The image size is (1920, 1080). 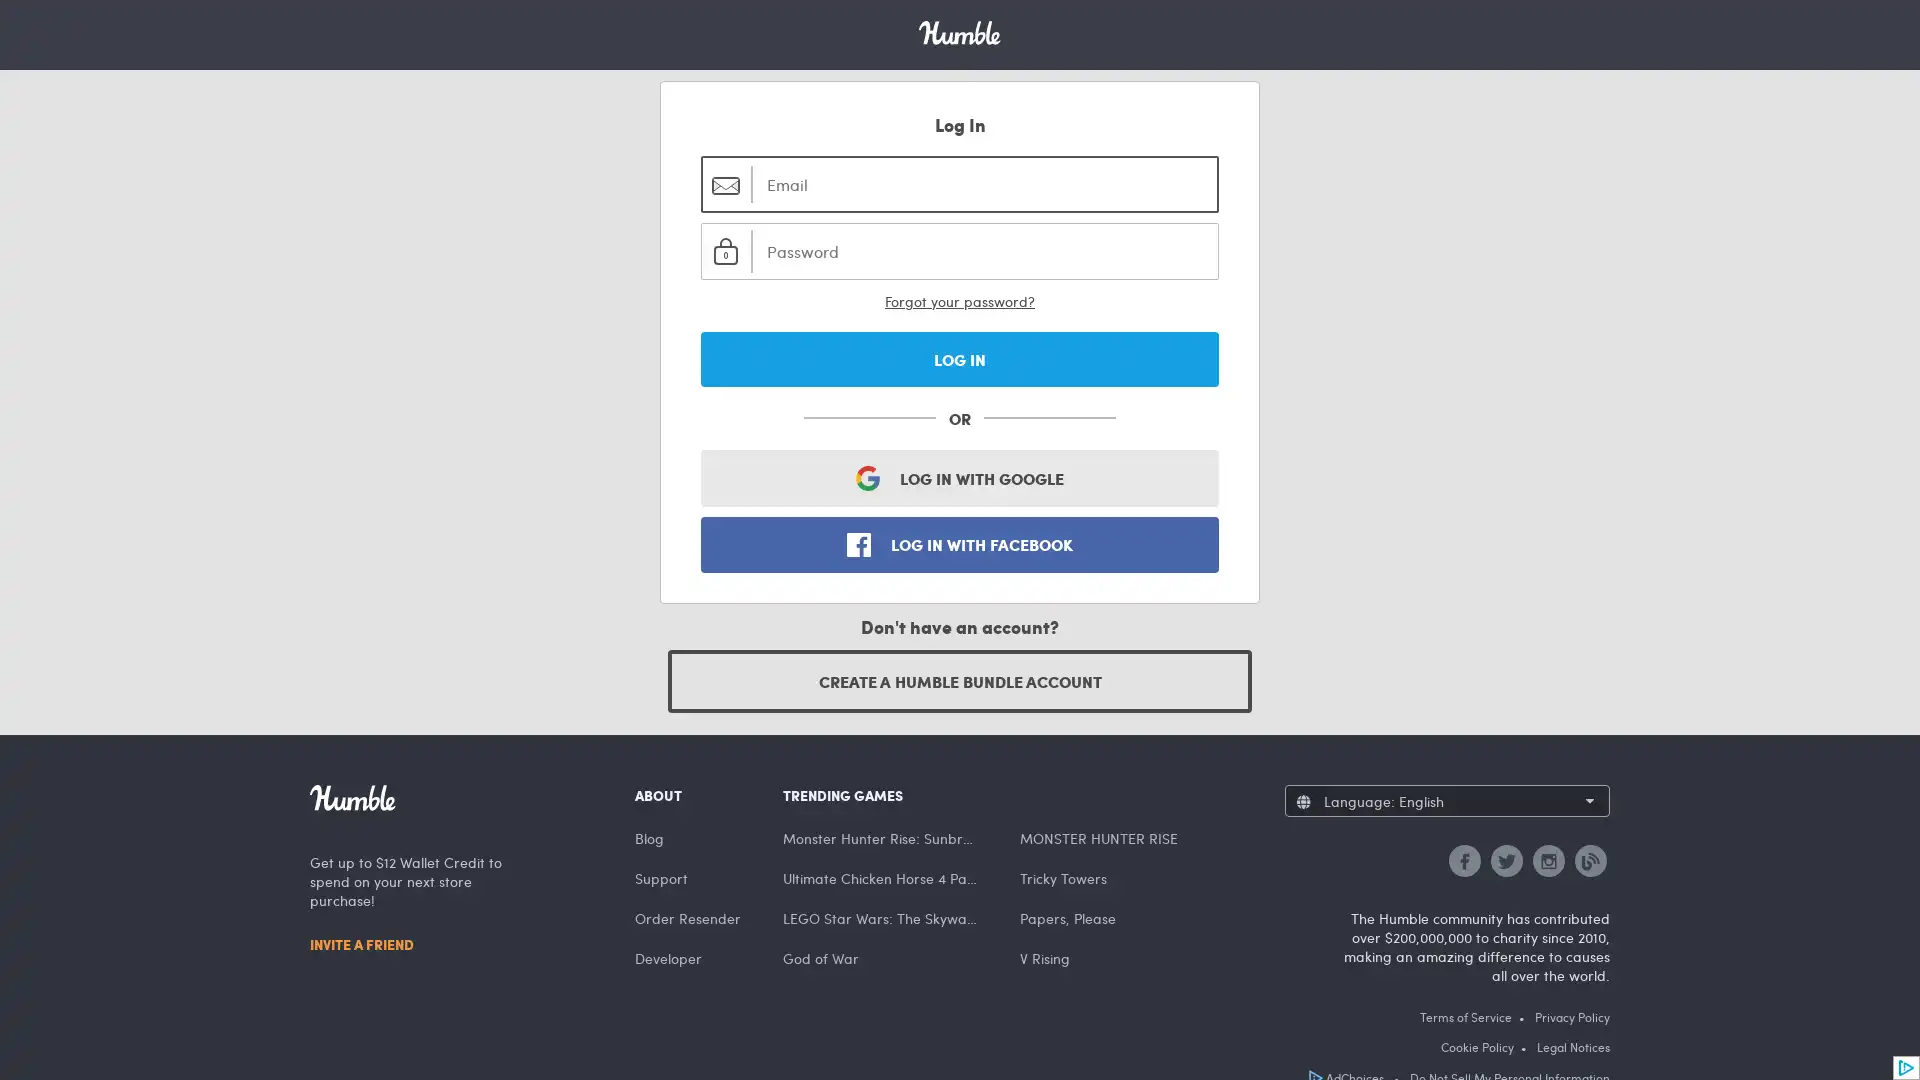 I want to click on Language: English, so click(x=1447, y=800).